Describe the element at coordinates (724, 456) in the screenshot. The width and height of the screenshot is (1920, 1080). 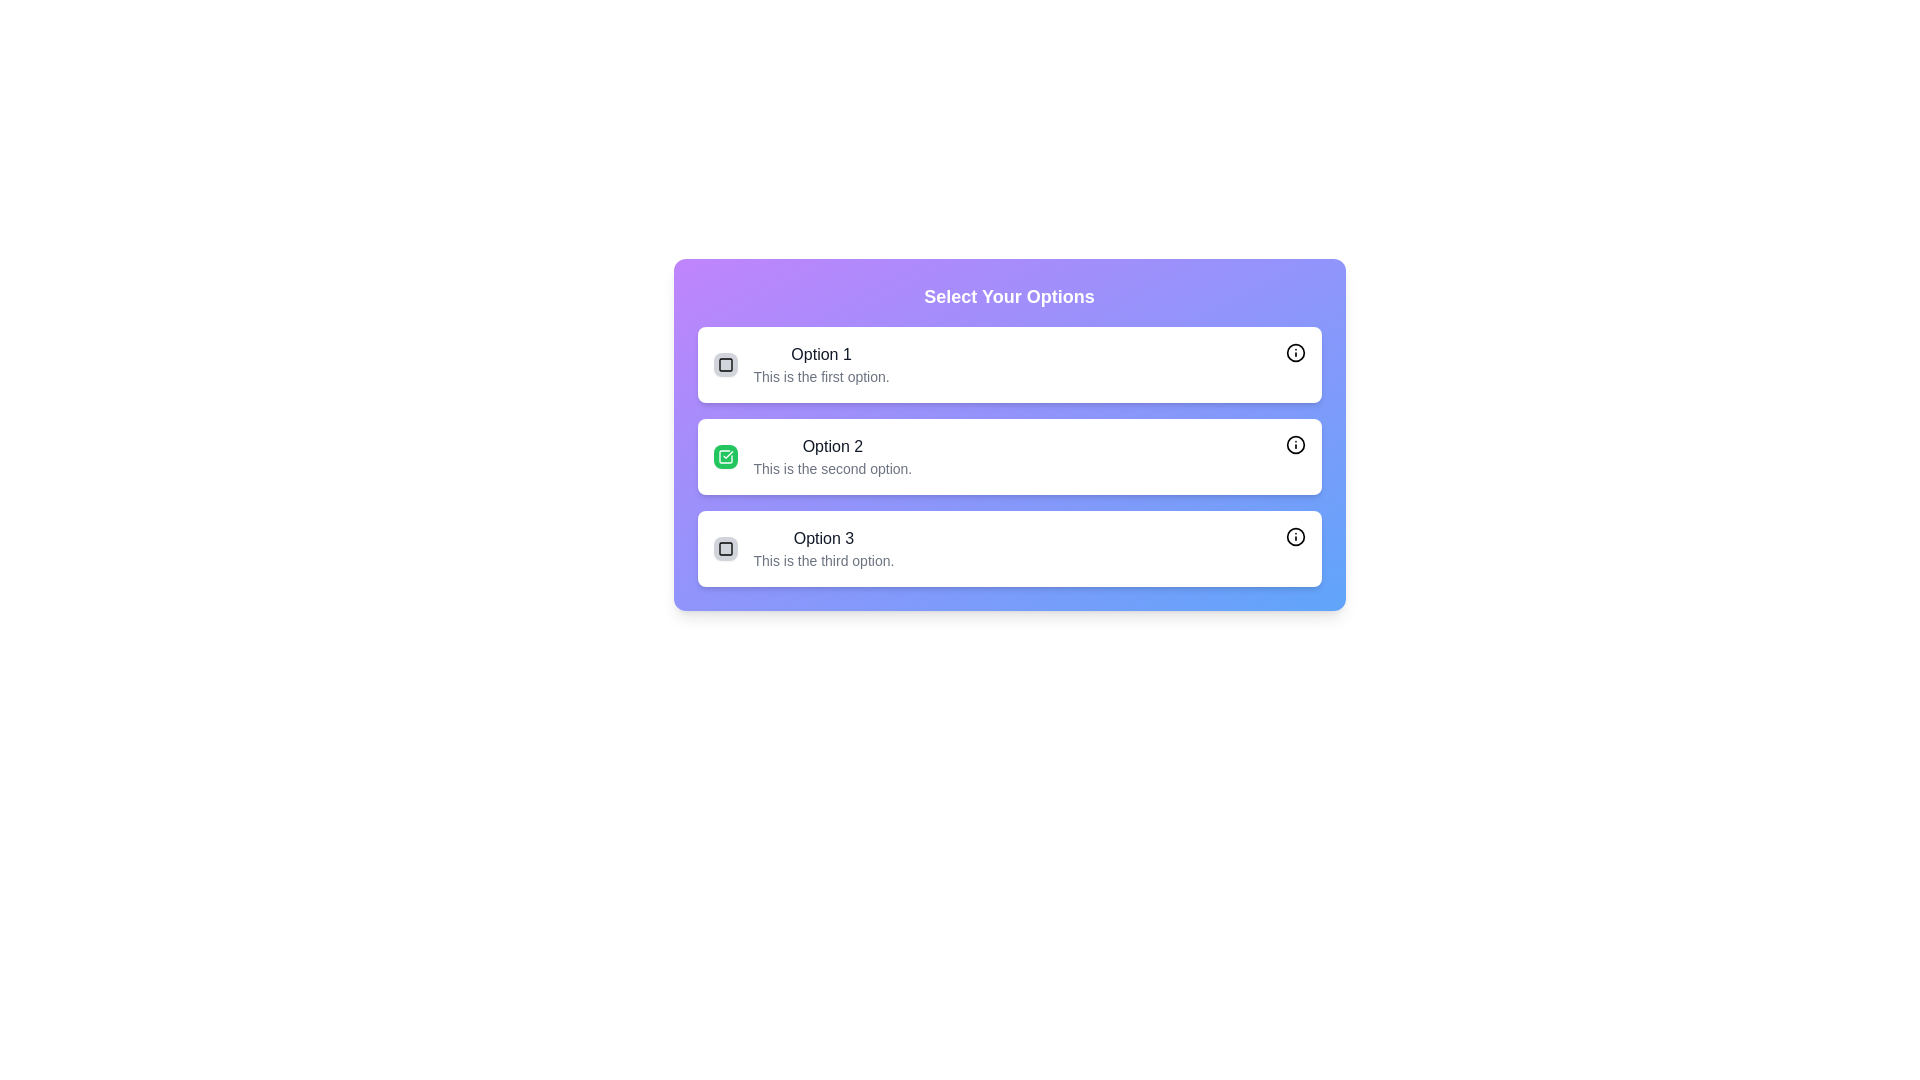
I see `the checkbox or status indicator icon located to the left of 'Option 2 This is the second option.'` at that location.